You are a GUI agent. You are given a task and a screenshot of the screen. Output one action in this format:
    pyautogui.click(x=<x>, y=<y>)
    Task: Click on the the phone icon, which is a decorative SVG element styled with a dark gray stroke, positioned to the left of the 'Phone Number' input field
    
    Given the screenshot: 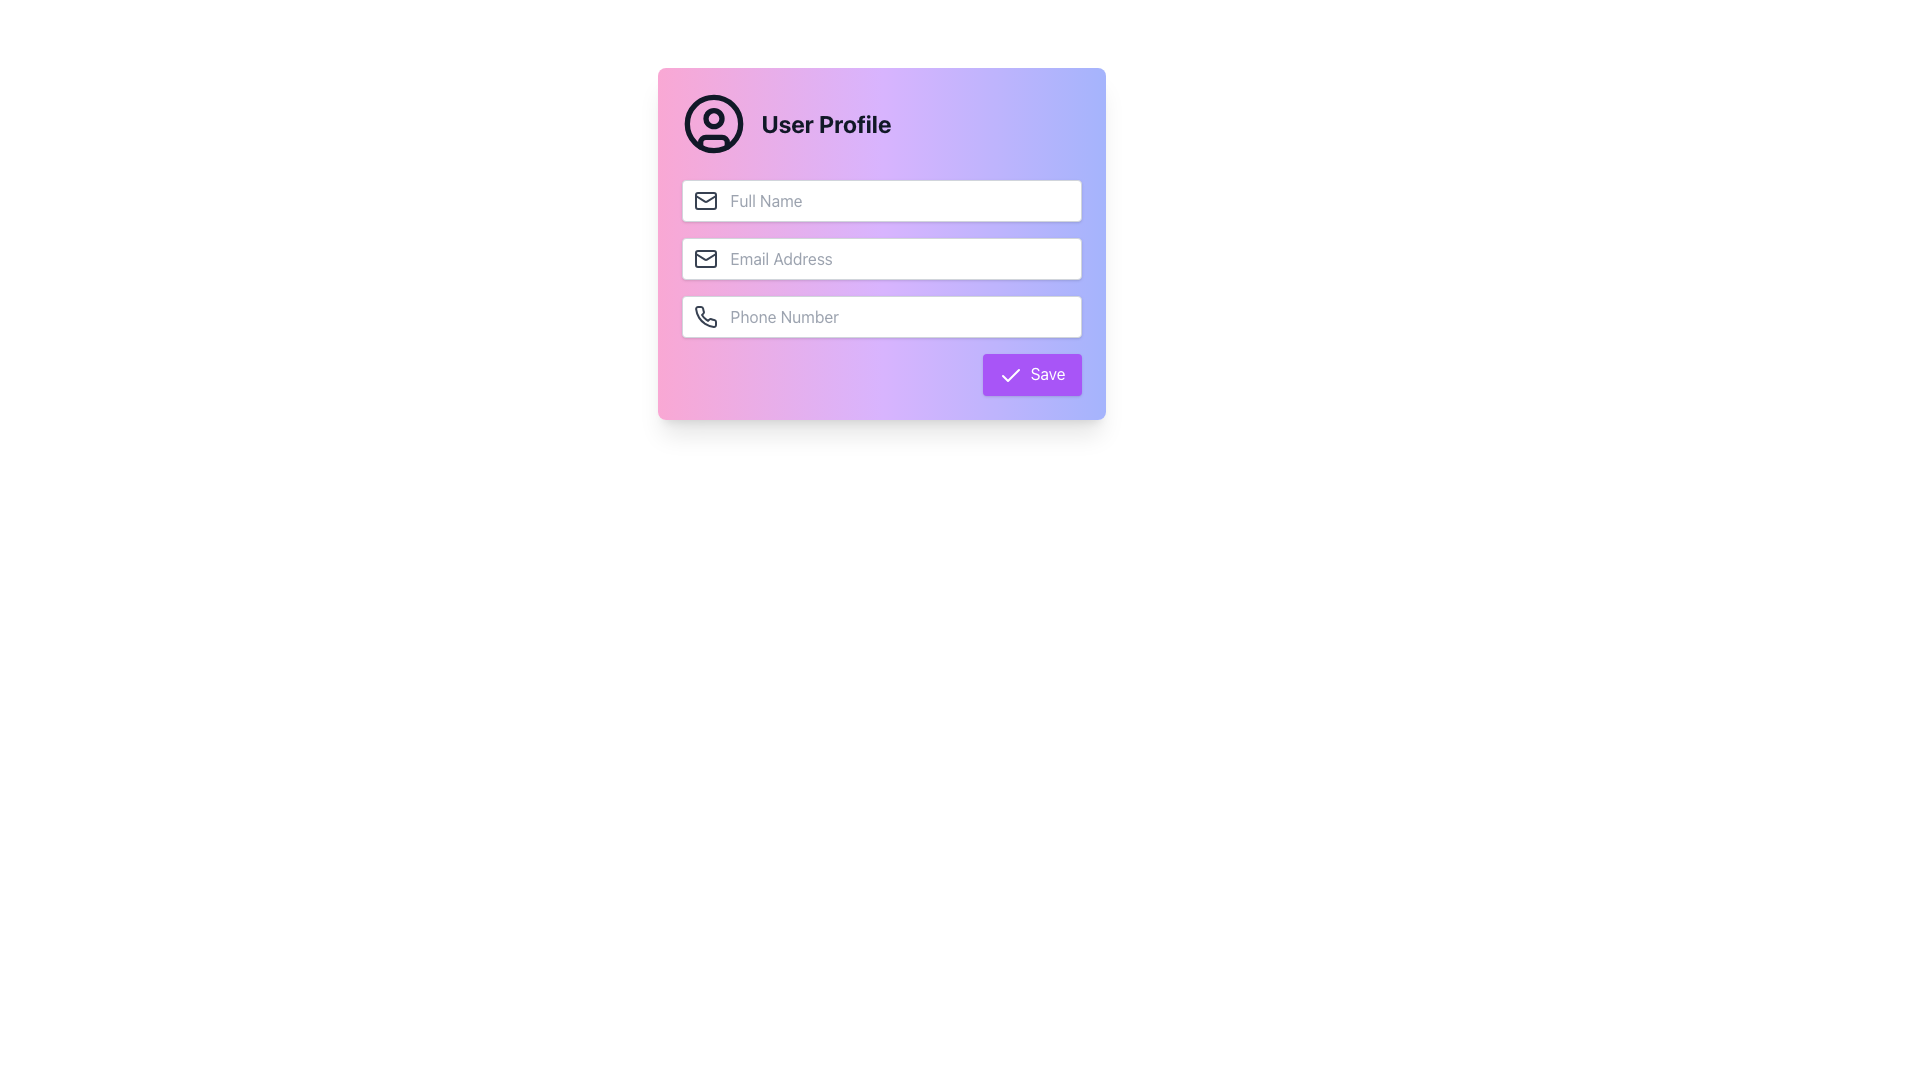 What is the action you would take?
    pyautogui.click(x=705, y=315)
    